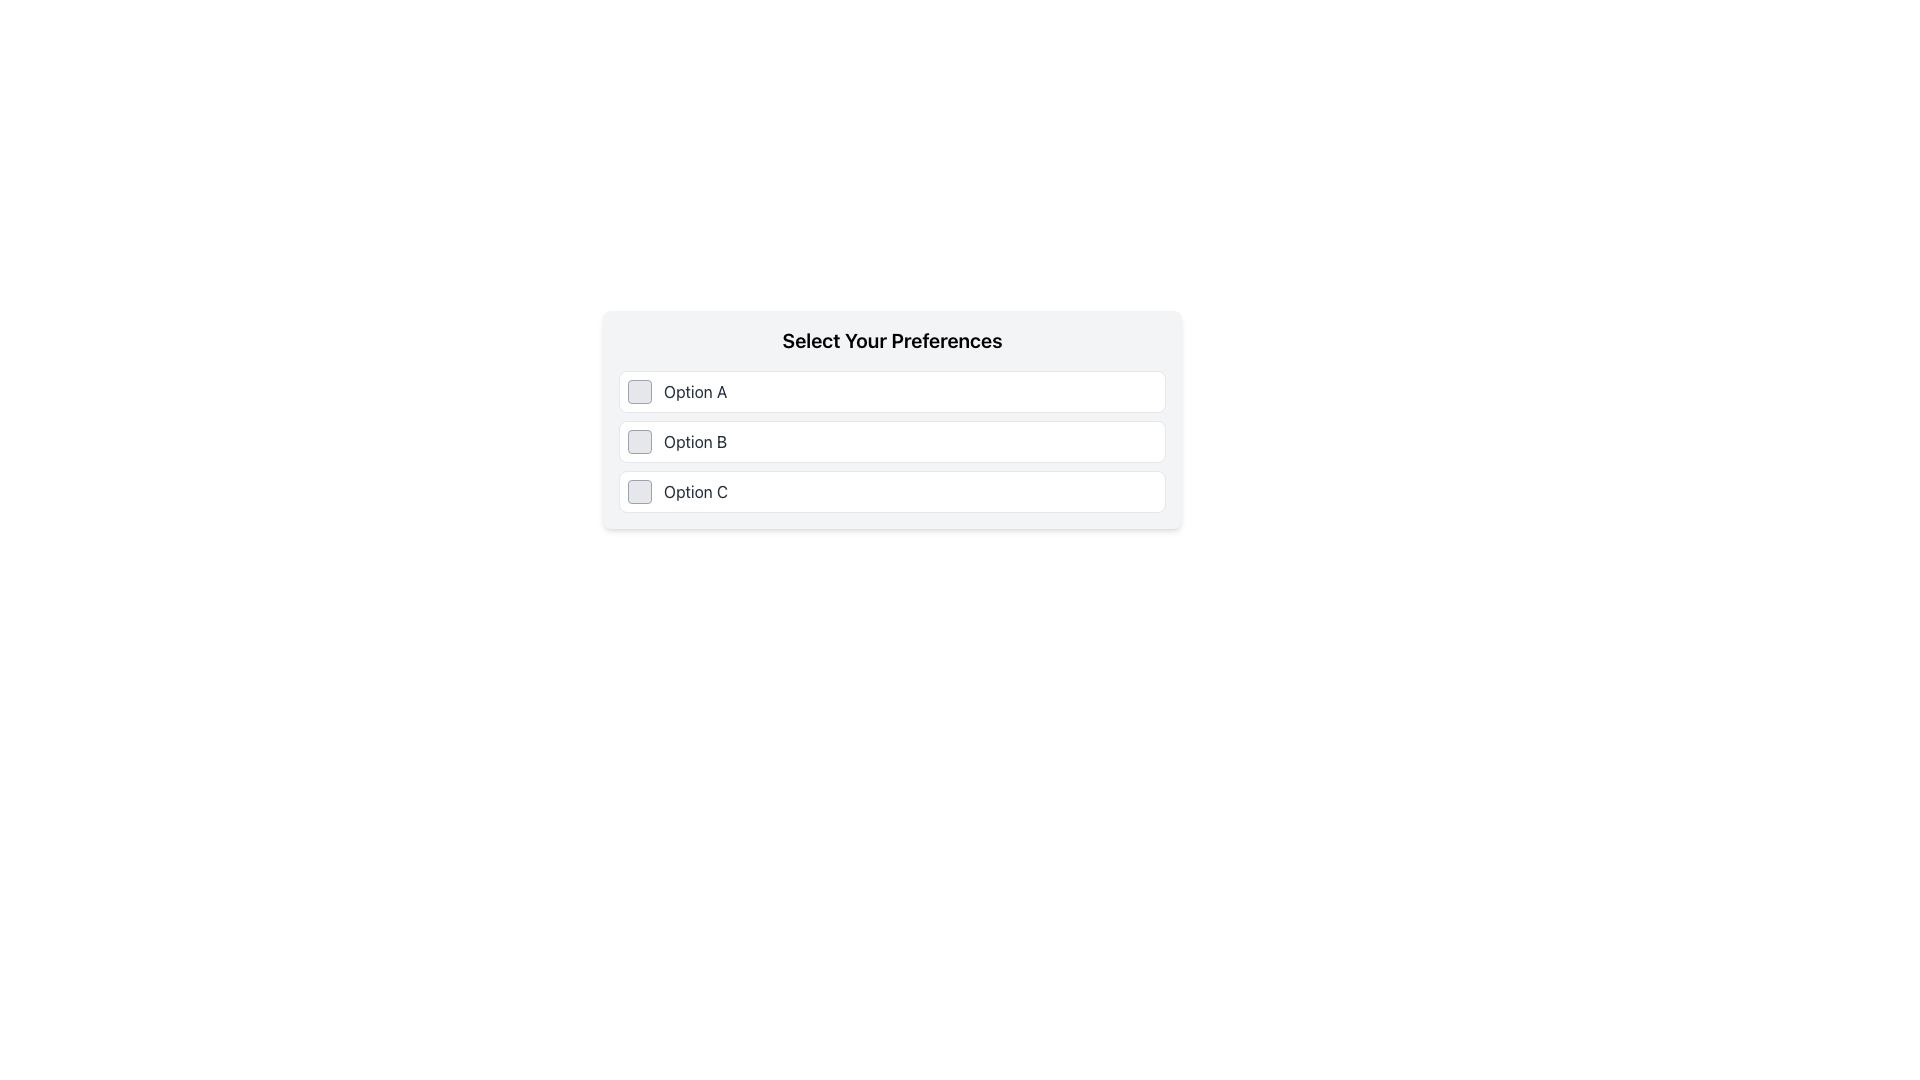 Image resolution: width=1920 pixels, height=1080 pixels. Describe the element at coordinates (695, 441) in the screenshot. I see `the second text label in a vertical list of options, which describes the associated checkbox for 'Option B'` at that location.